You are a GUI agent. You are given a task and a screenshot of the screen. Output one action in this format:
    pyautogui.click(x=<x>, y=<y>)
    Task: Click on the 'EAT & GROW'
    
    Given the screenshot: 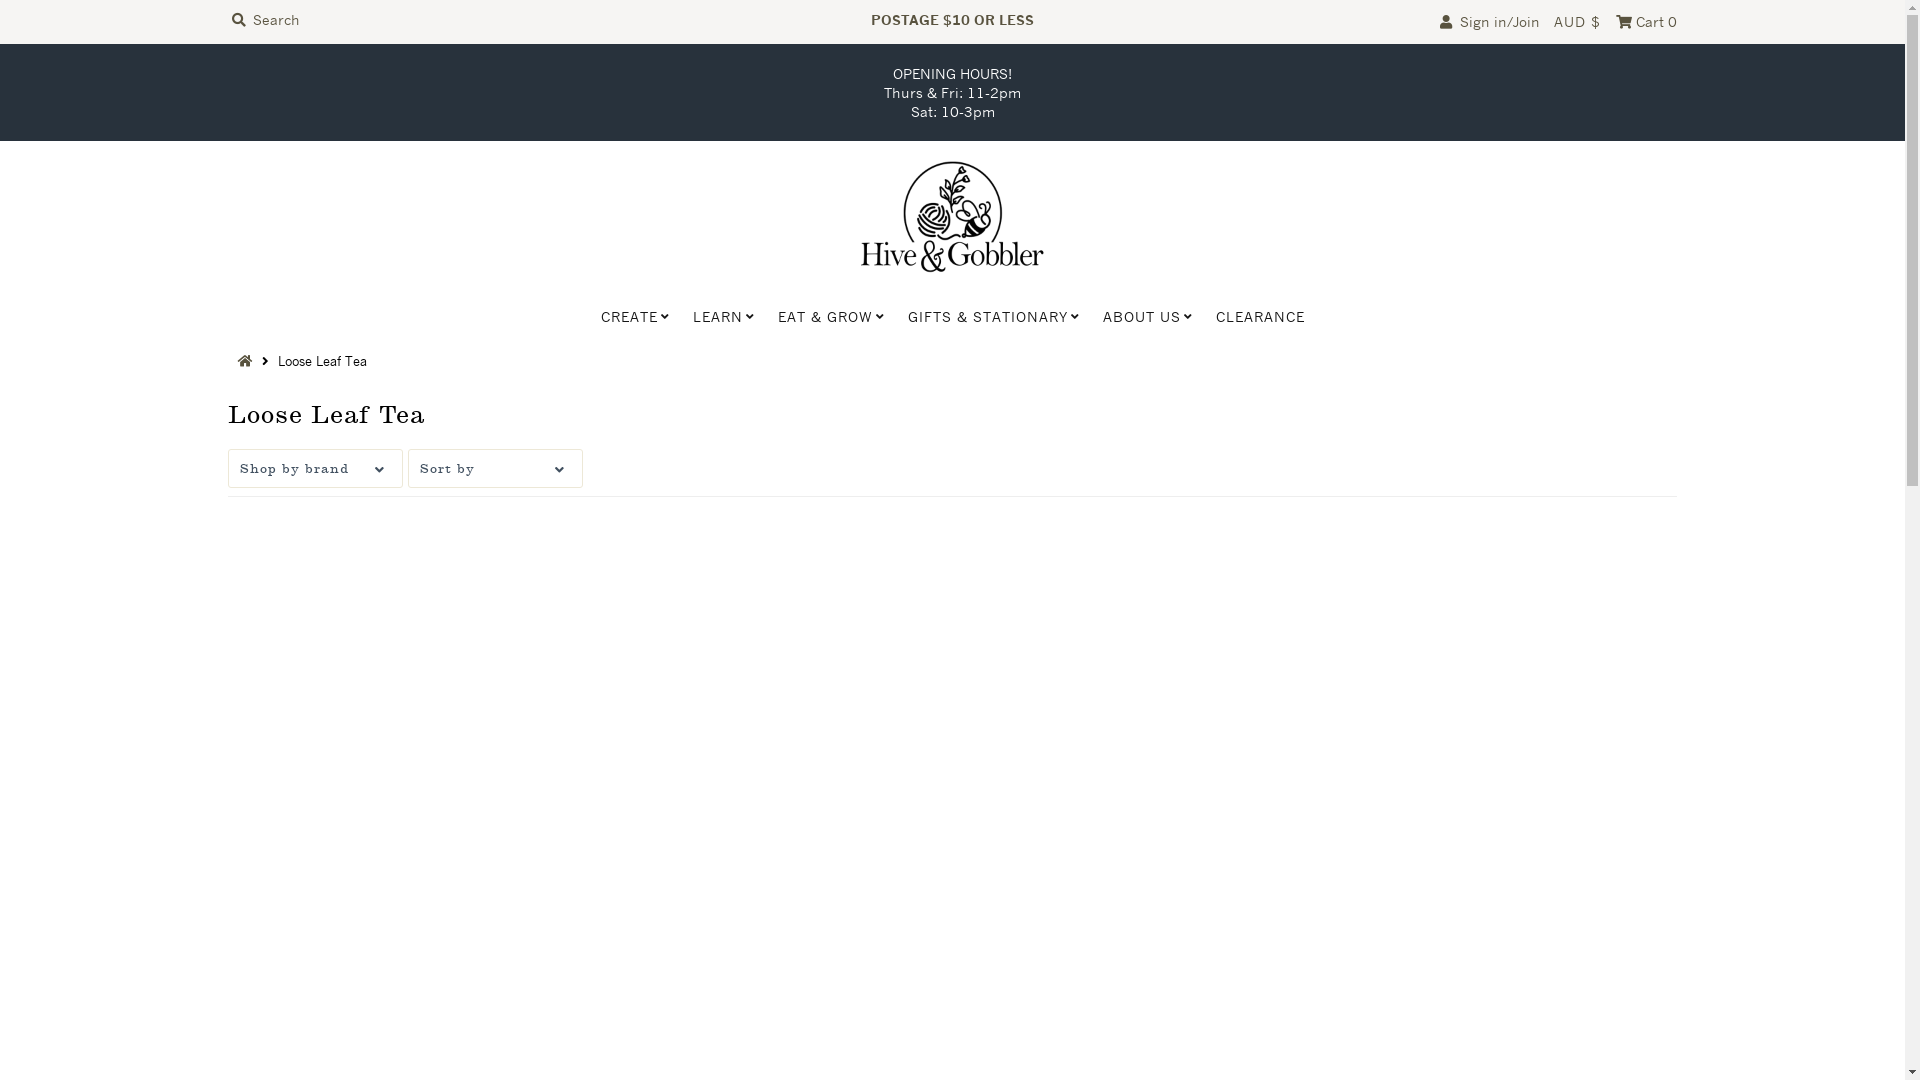 What is the action you would take?
    pyautogui.click(x=824, y=315)
    